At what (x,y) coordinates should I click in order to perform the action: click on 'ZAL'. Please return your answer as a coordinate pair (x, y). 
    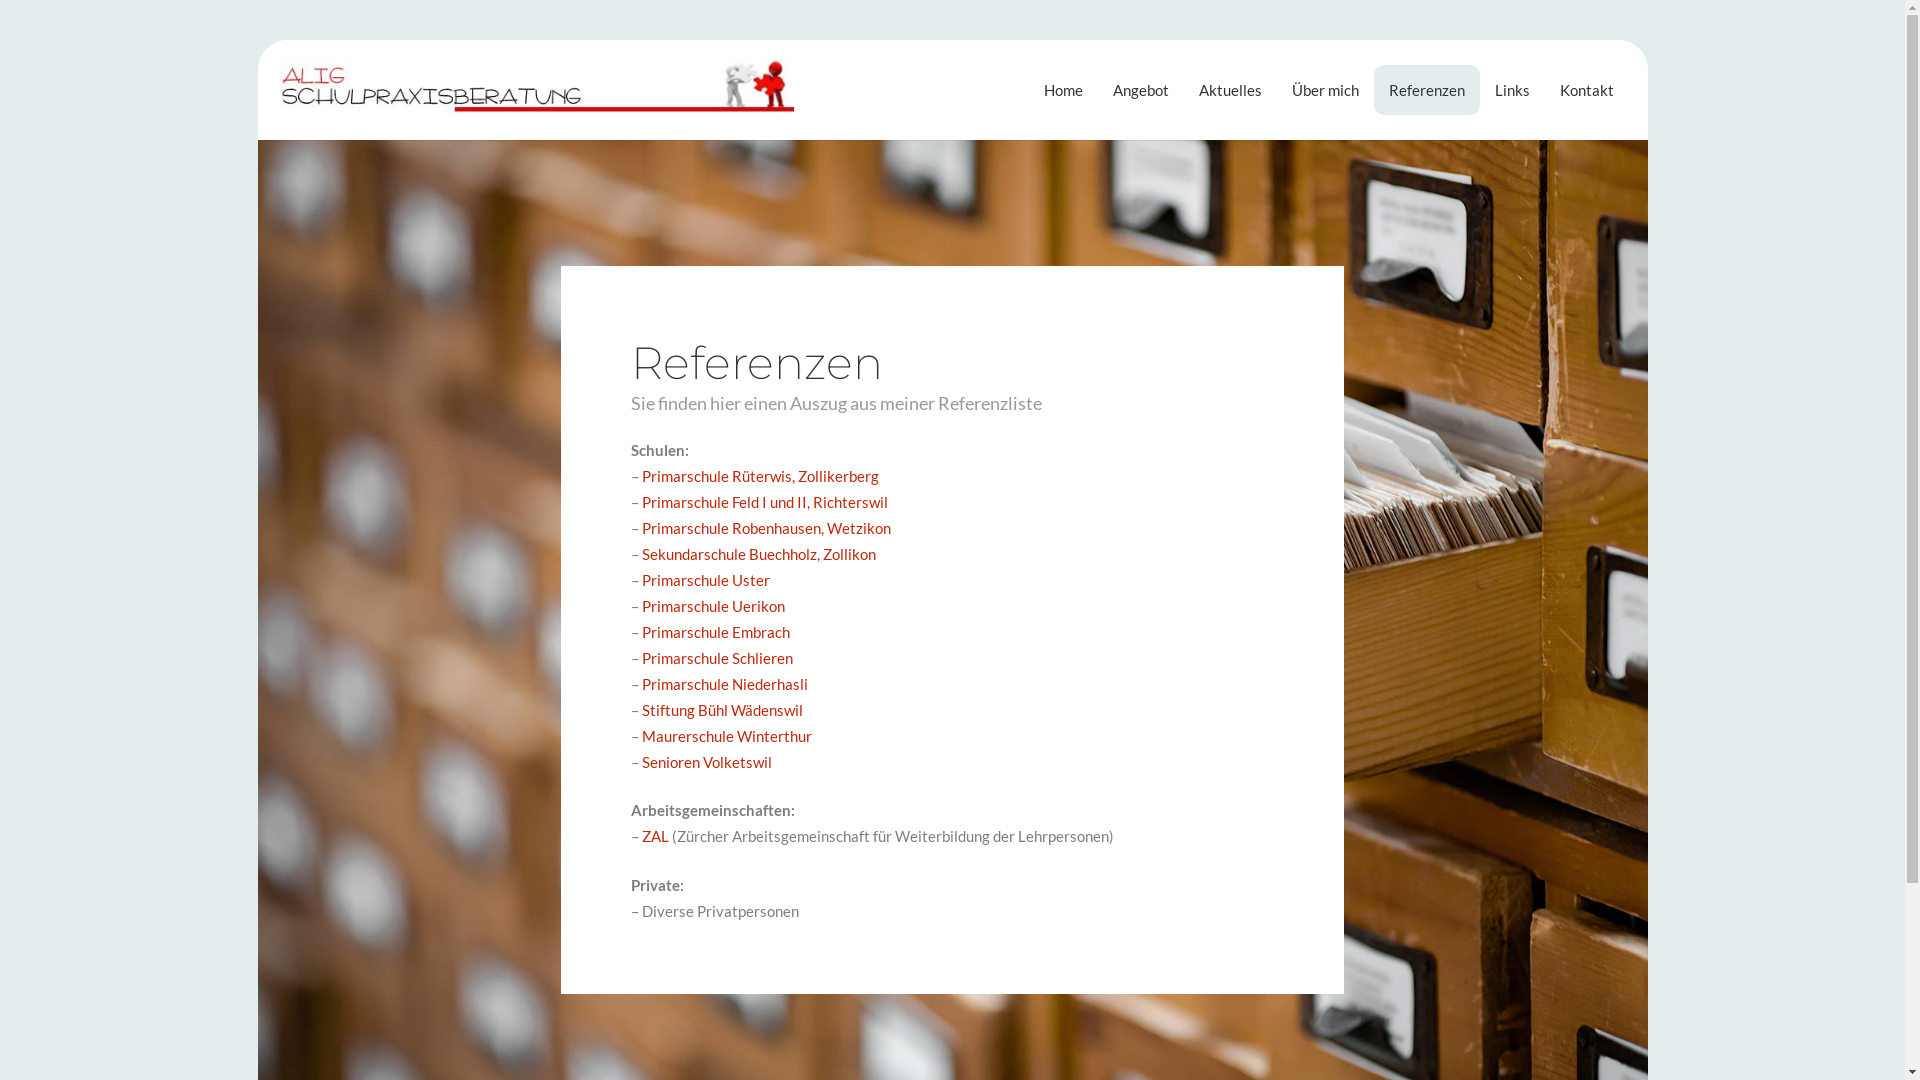
    Looking at the image, I should click on (655, 836).